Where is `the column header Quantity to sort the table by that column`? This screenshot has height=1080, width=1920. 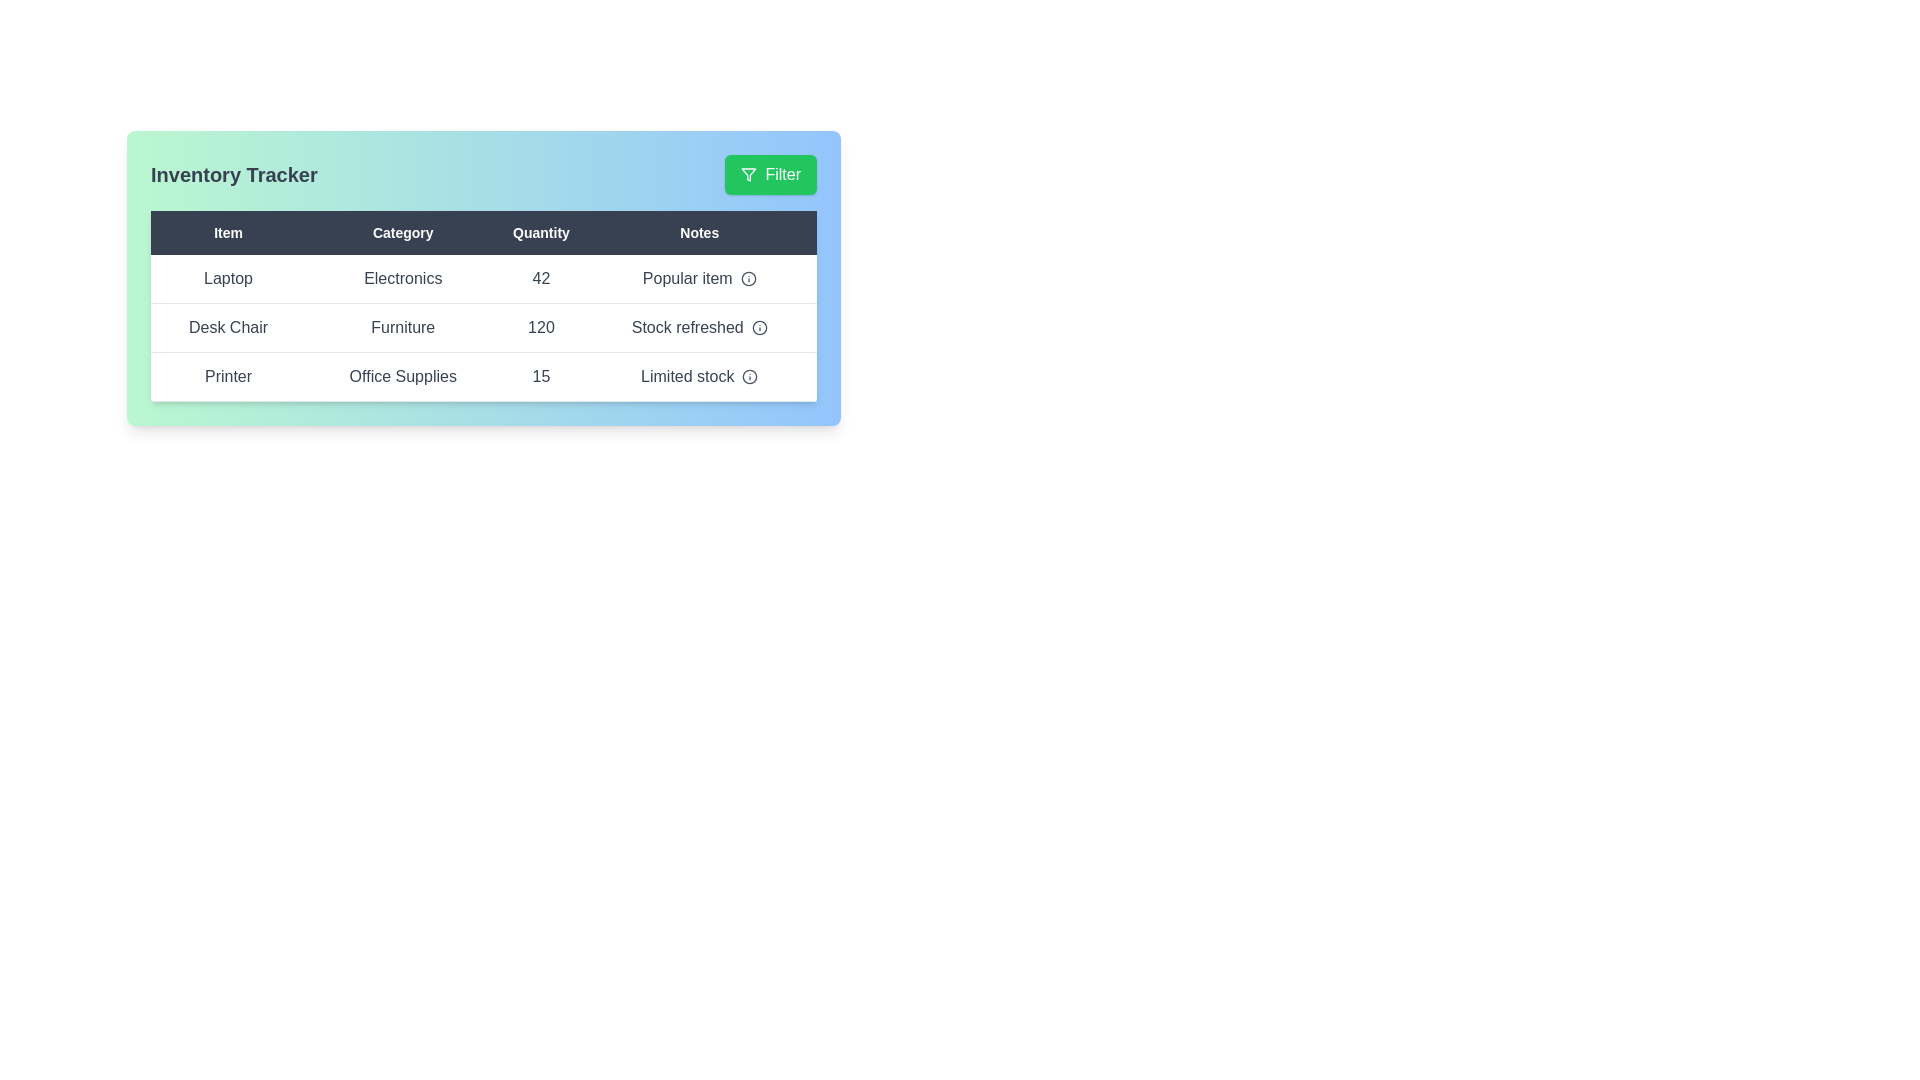
the column header Quantity to sort the table by that column is located at coordinates (541, 231).